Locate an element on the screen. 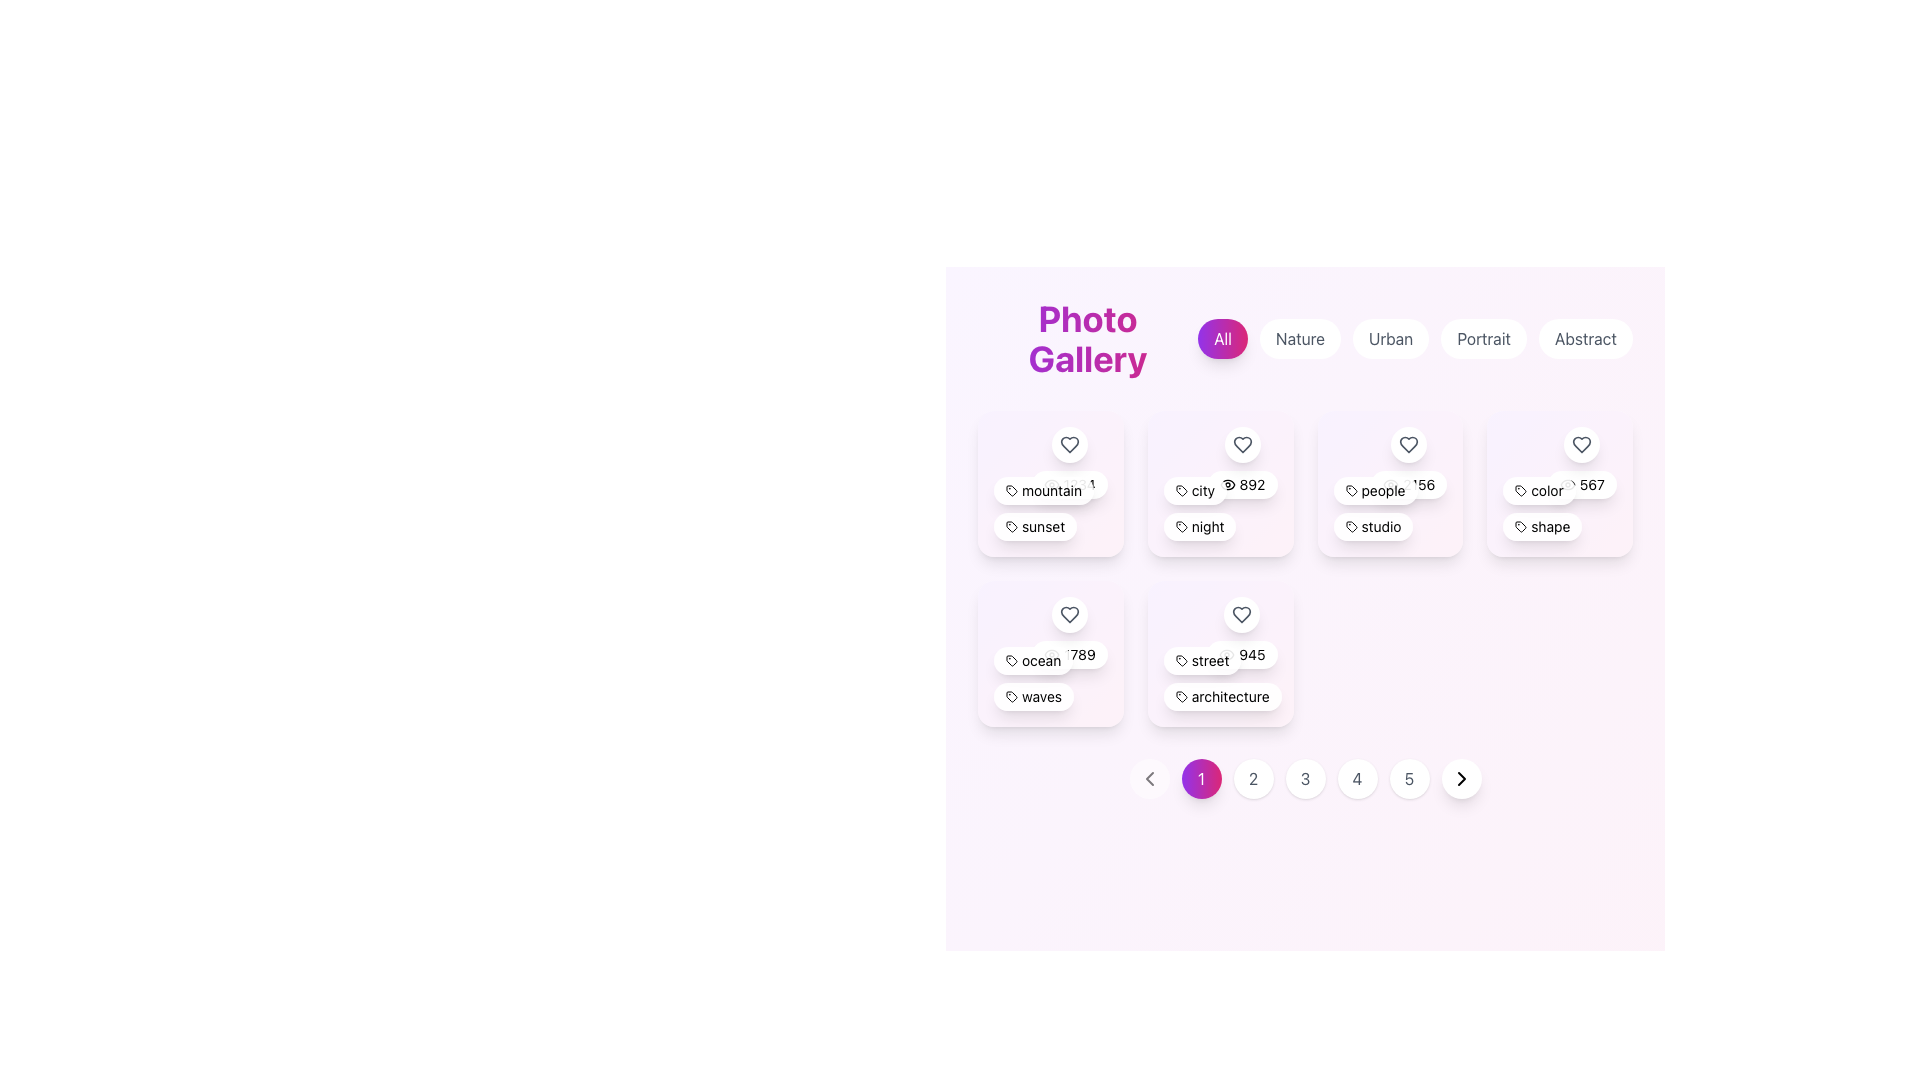  the like button located in the second row and first column of the grid layout, indicated by the number '1789' beneath it is located at coordinates (1069, 632).